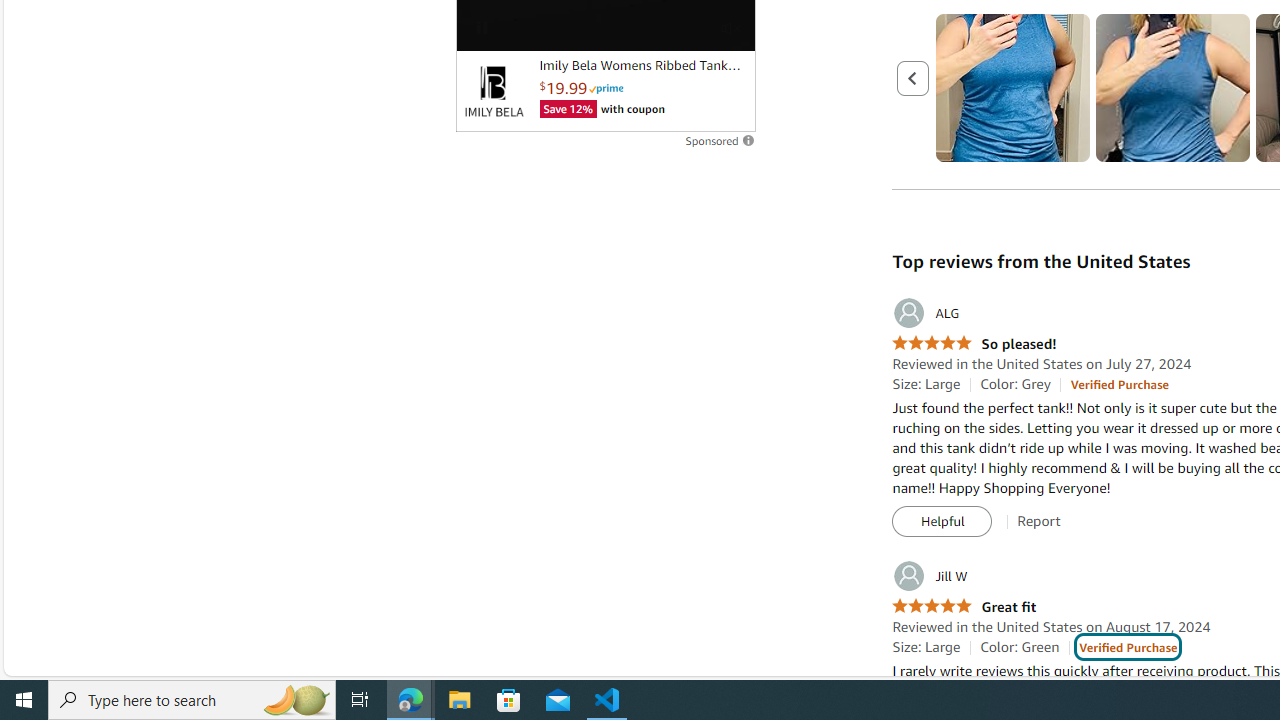  What do you see at coordinates (941, 521) in the screenshot?
I see `'Helpful'` at bounding box center [941, 521].